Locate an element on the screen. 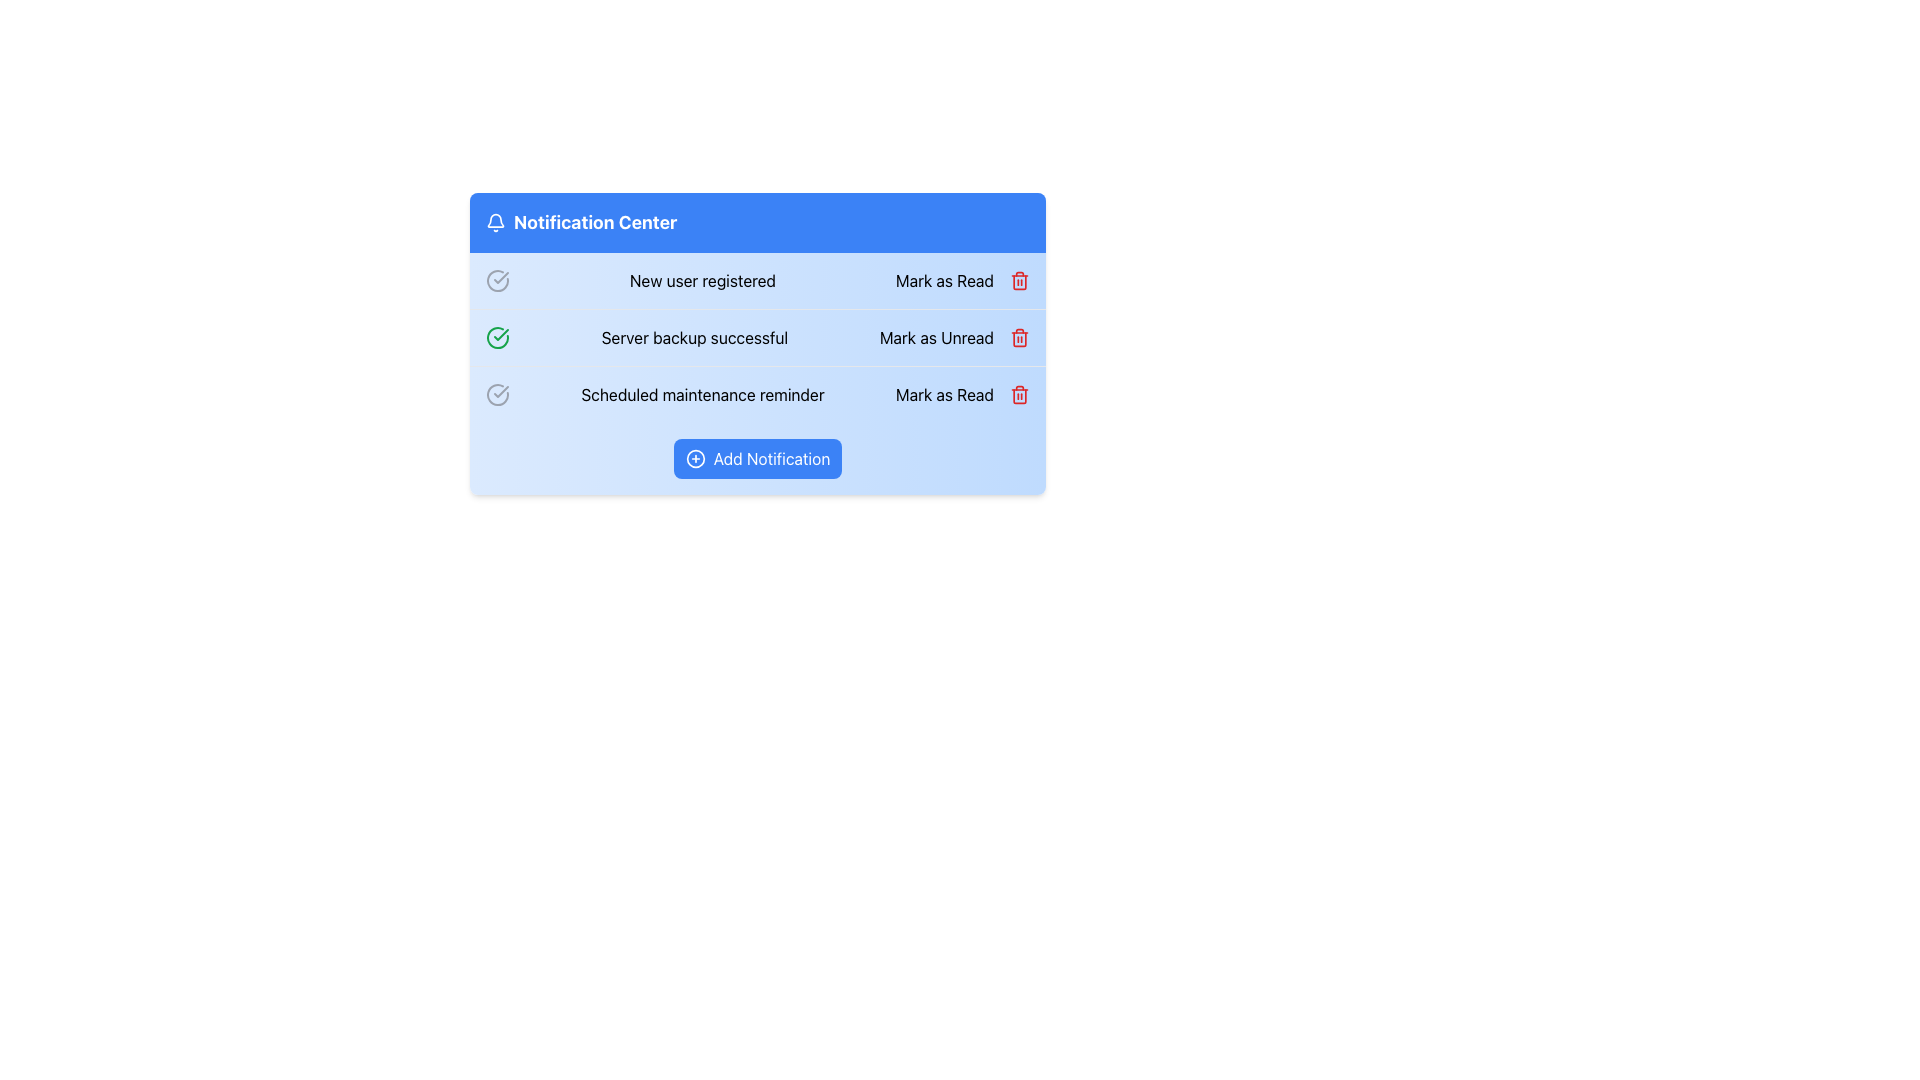  the button that marks the 'Scheduled maintenance reminder' notification as read is located at coordinates (944, 394).